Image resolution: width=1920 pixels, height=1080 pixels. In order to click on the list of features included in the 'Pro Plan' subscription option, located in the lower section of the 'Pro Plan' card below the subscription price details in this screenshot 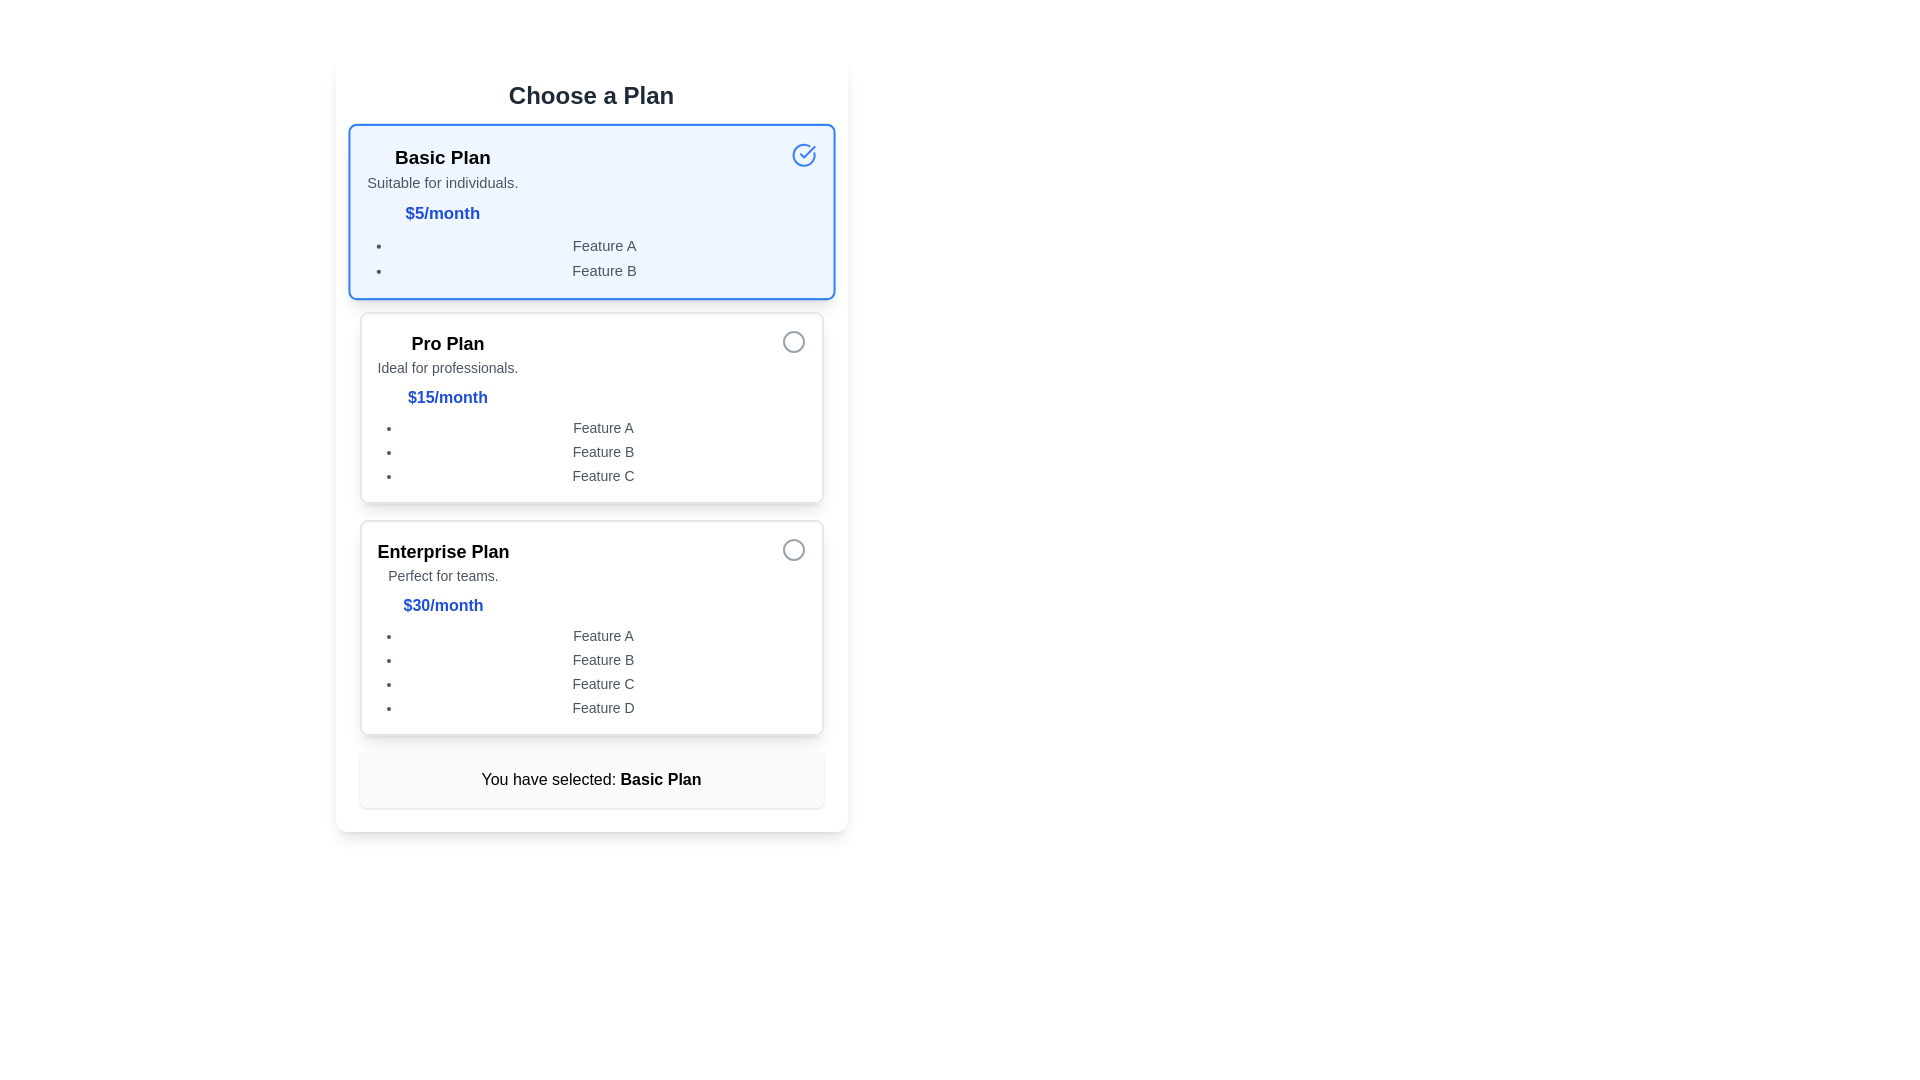, I will do `click(590, 451)`.